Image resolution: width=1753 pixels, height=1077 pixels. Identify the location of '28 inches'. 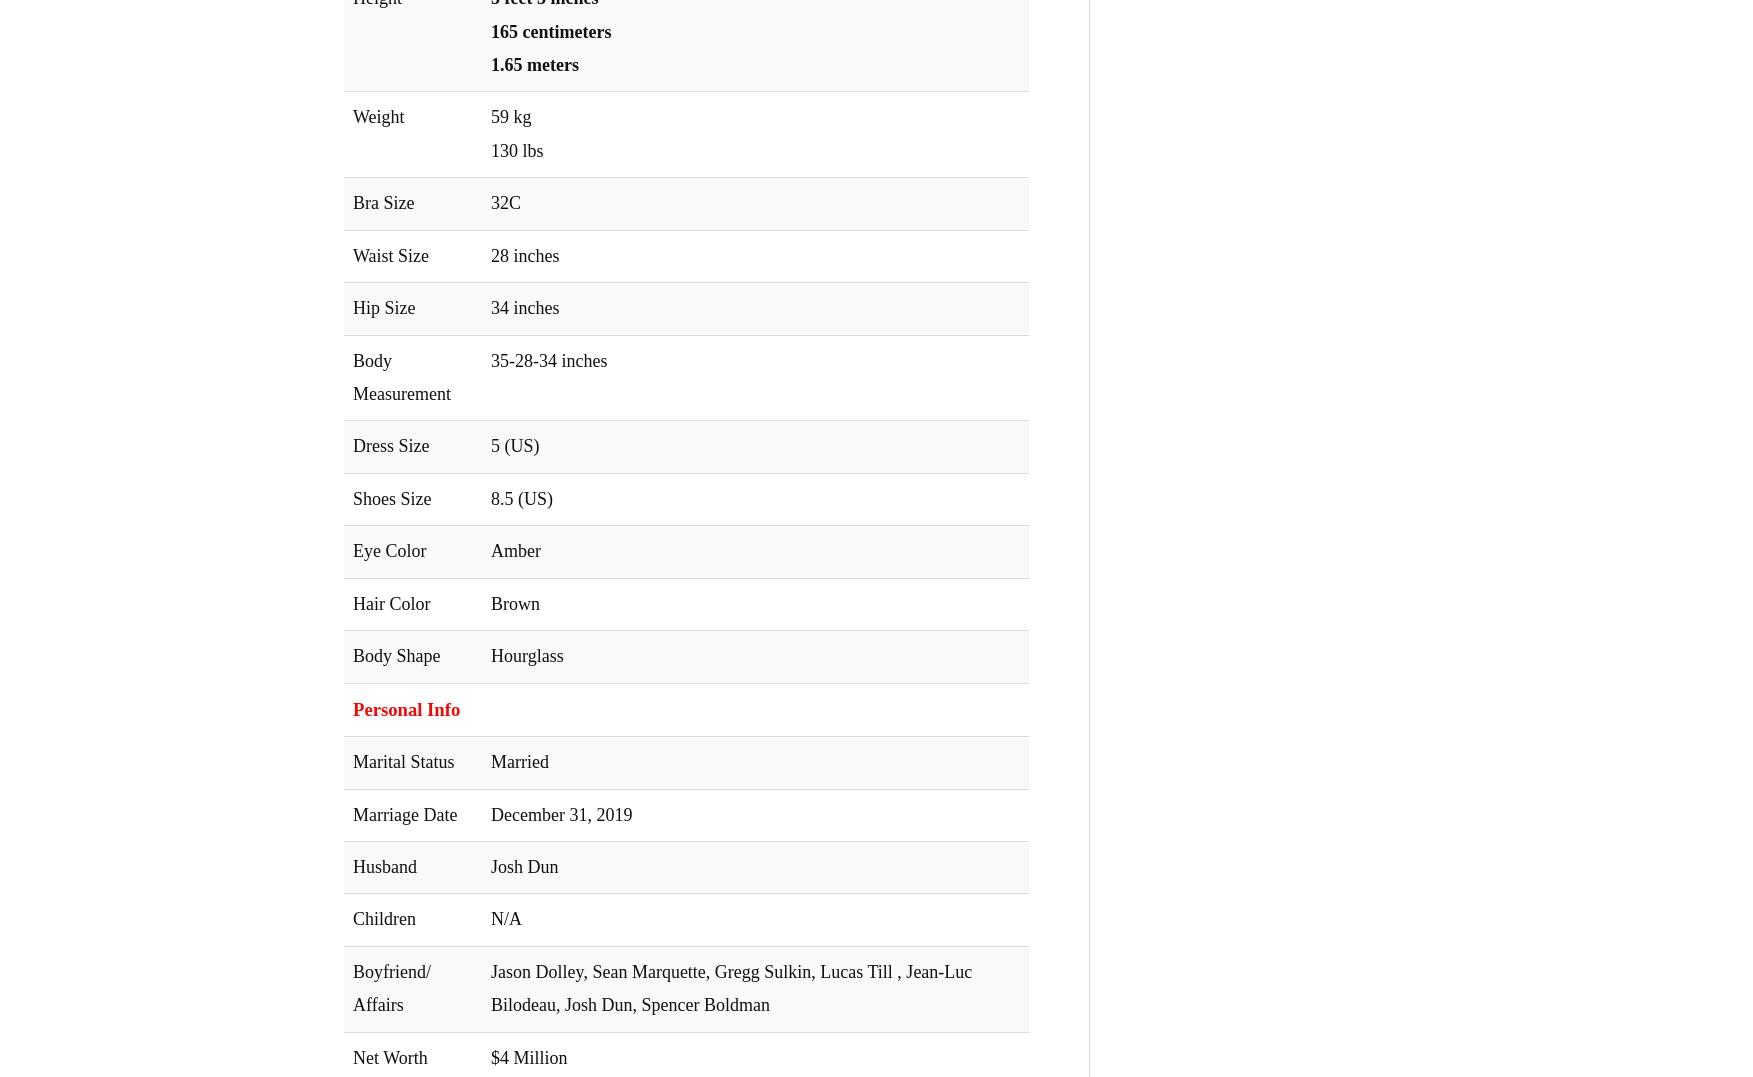
(525, 254).